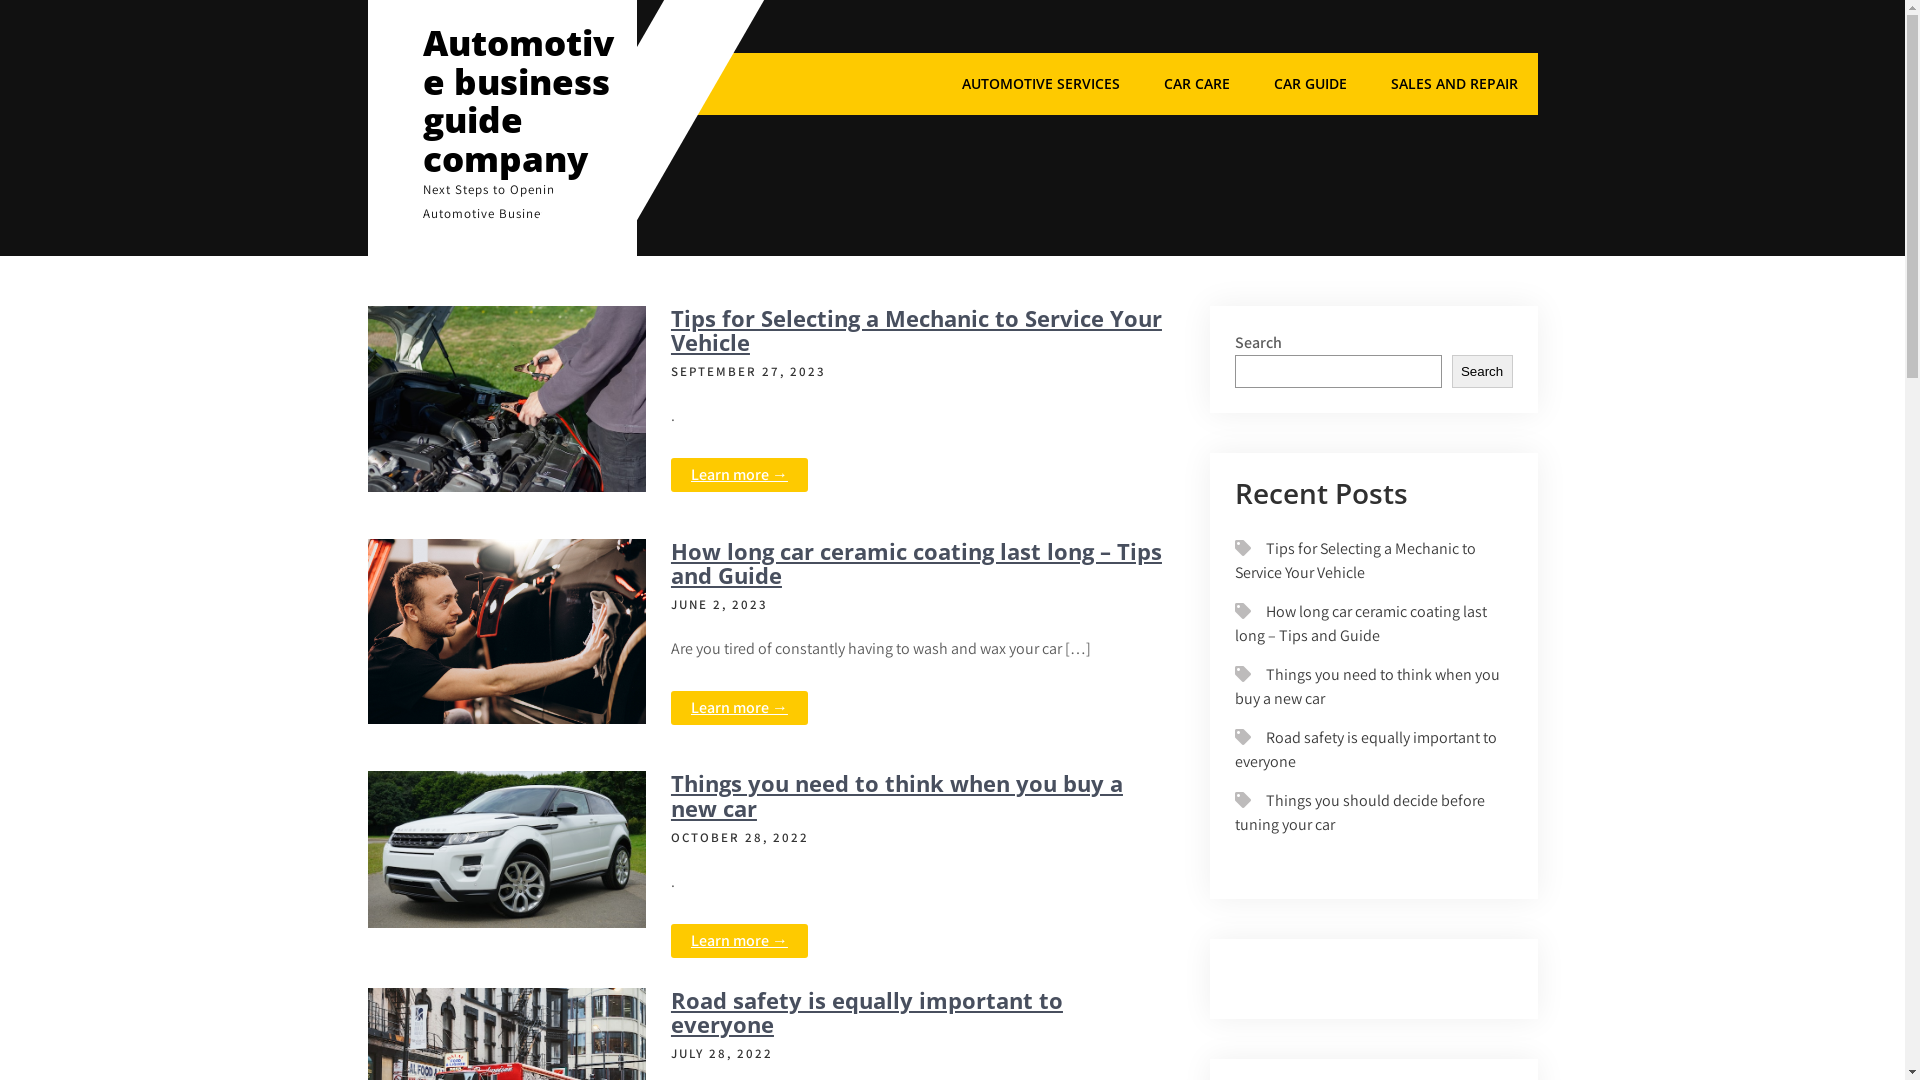 The height and width of the screenshot is (1080, 1920). What do you see at coordinates (1482, 371) in the screenshot?
I see `'Search'` at bounding box center [1482, 371].